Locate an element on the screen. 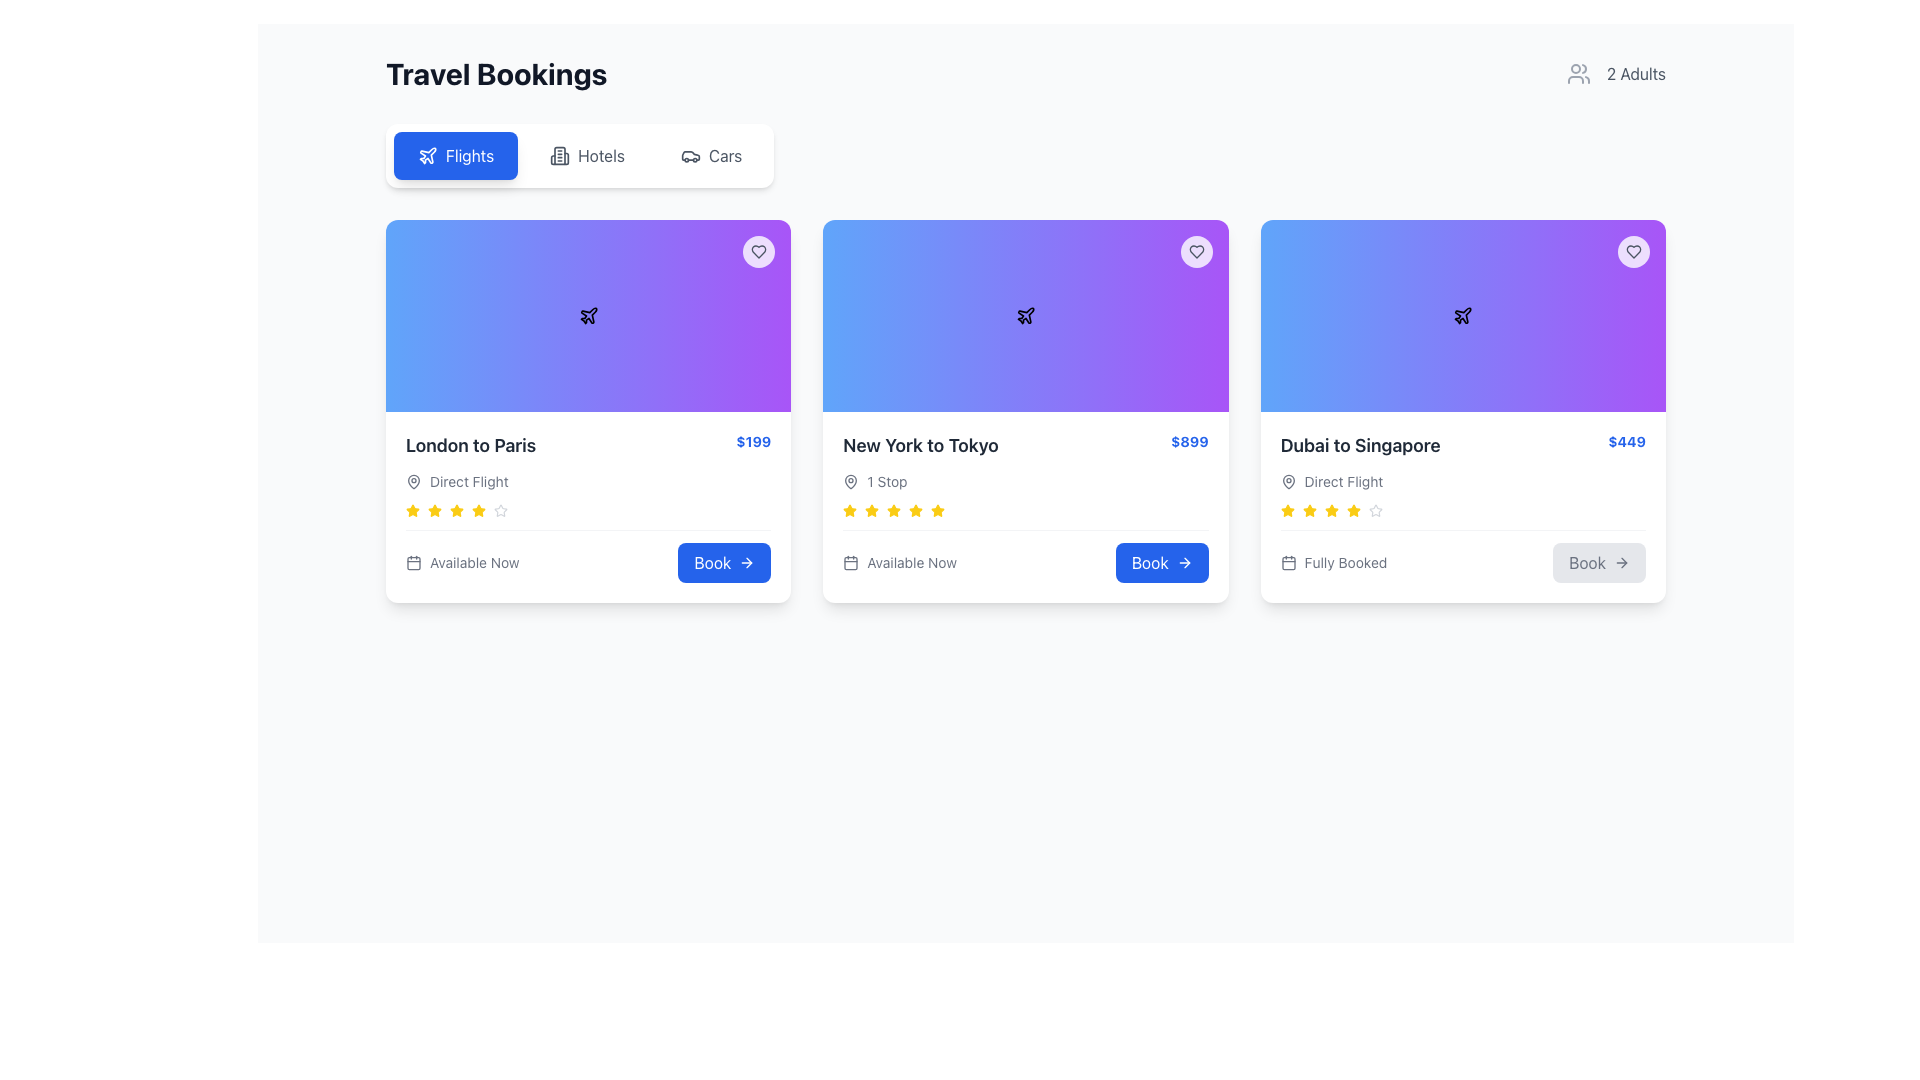 The width and height of the screenshot is (1920, 1080). the flight icon located centrally inside the second card from the left in a horizontal grid of three cards in the travel booking interface is located at coordinates (1026, 315).